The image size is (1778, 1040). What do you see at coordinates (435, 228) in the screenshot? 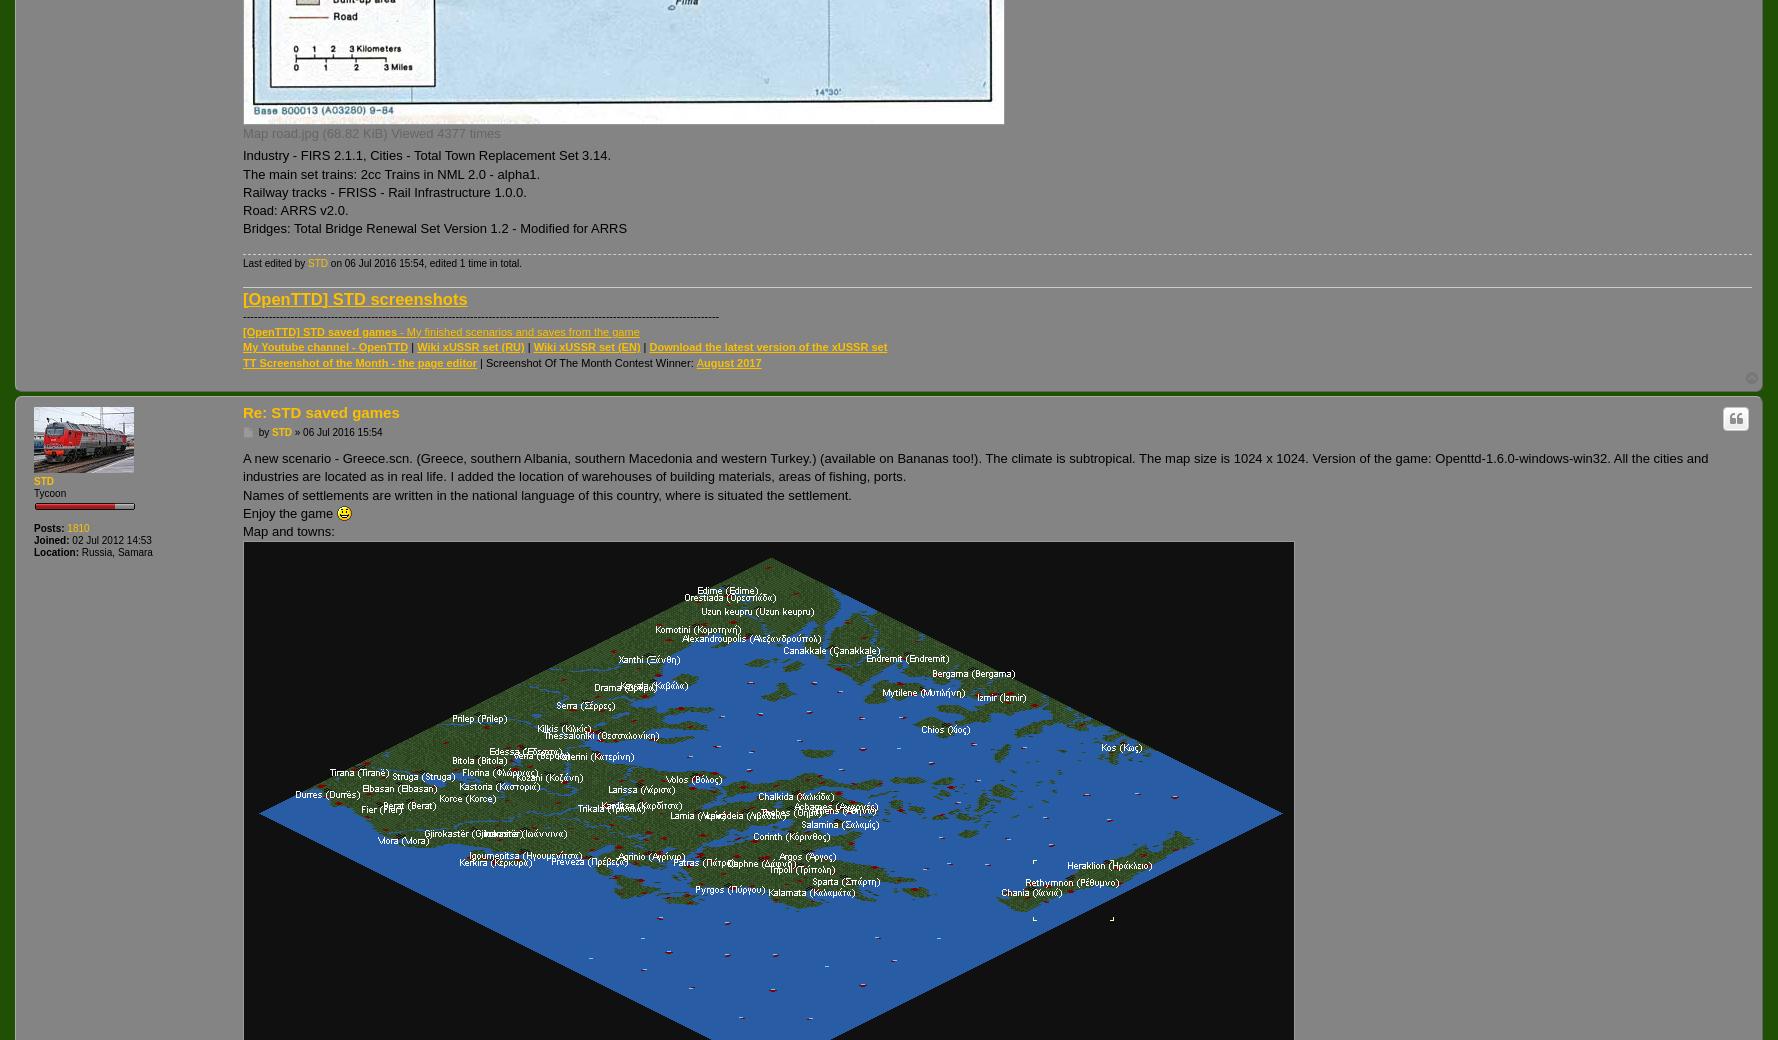
I see `'Bridges: Total Bridge Renewal Set Version 1.2 - Modified for ARRS'` at bounding box center [435, 228].